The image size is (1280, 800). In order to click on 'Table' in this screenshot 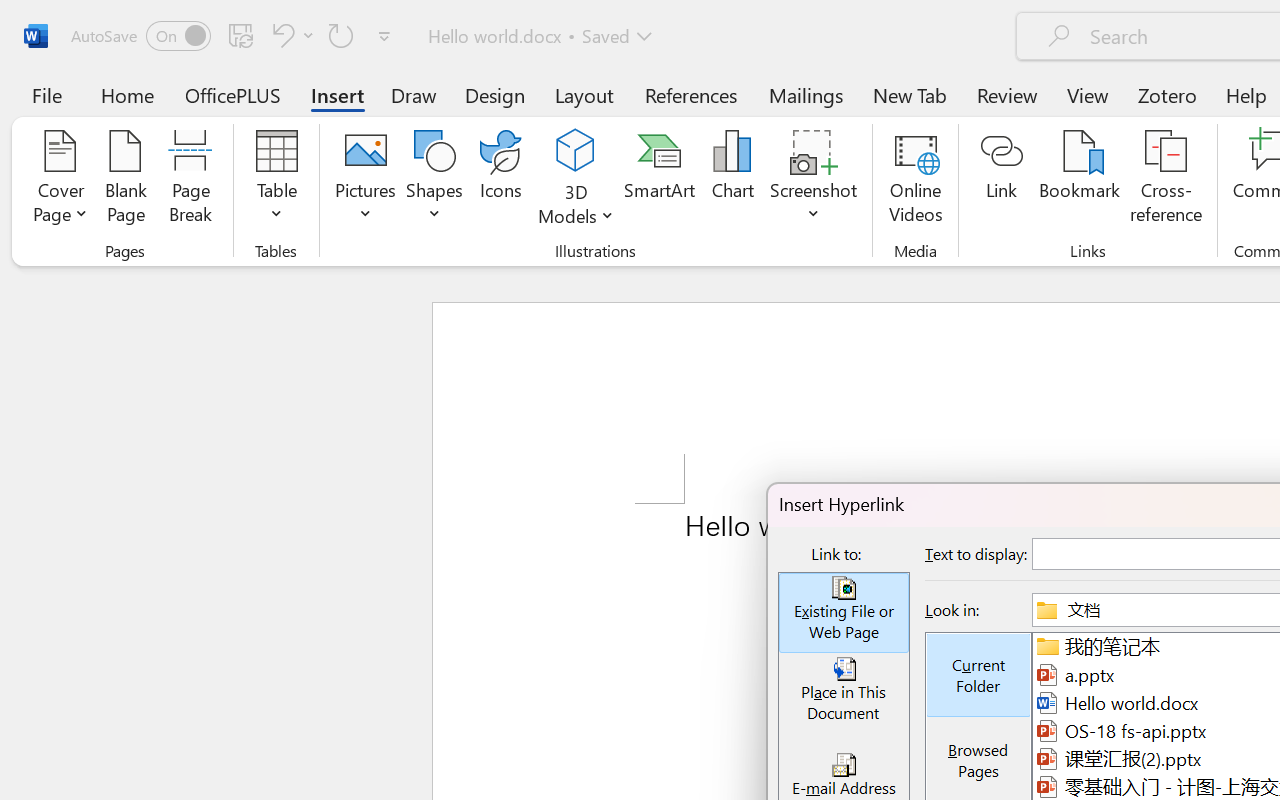, I will do `click(276, 179)`.